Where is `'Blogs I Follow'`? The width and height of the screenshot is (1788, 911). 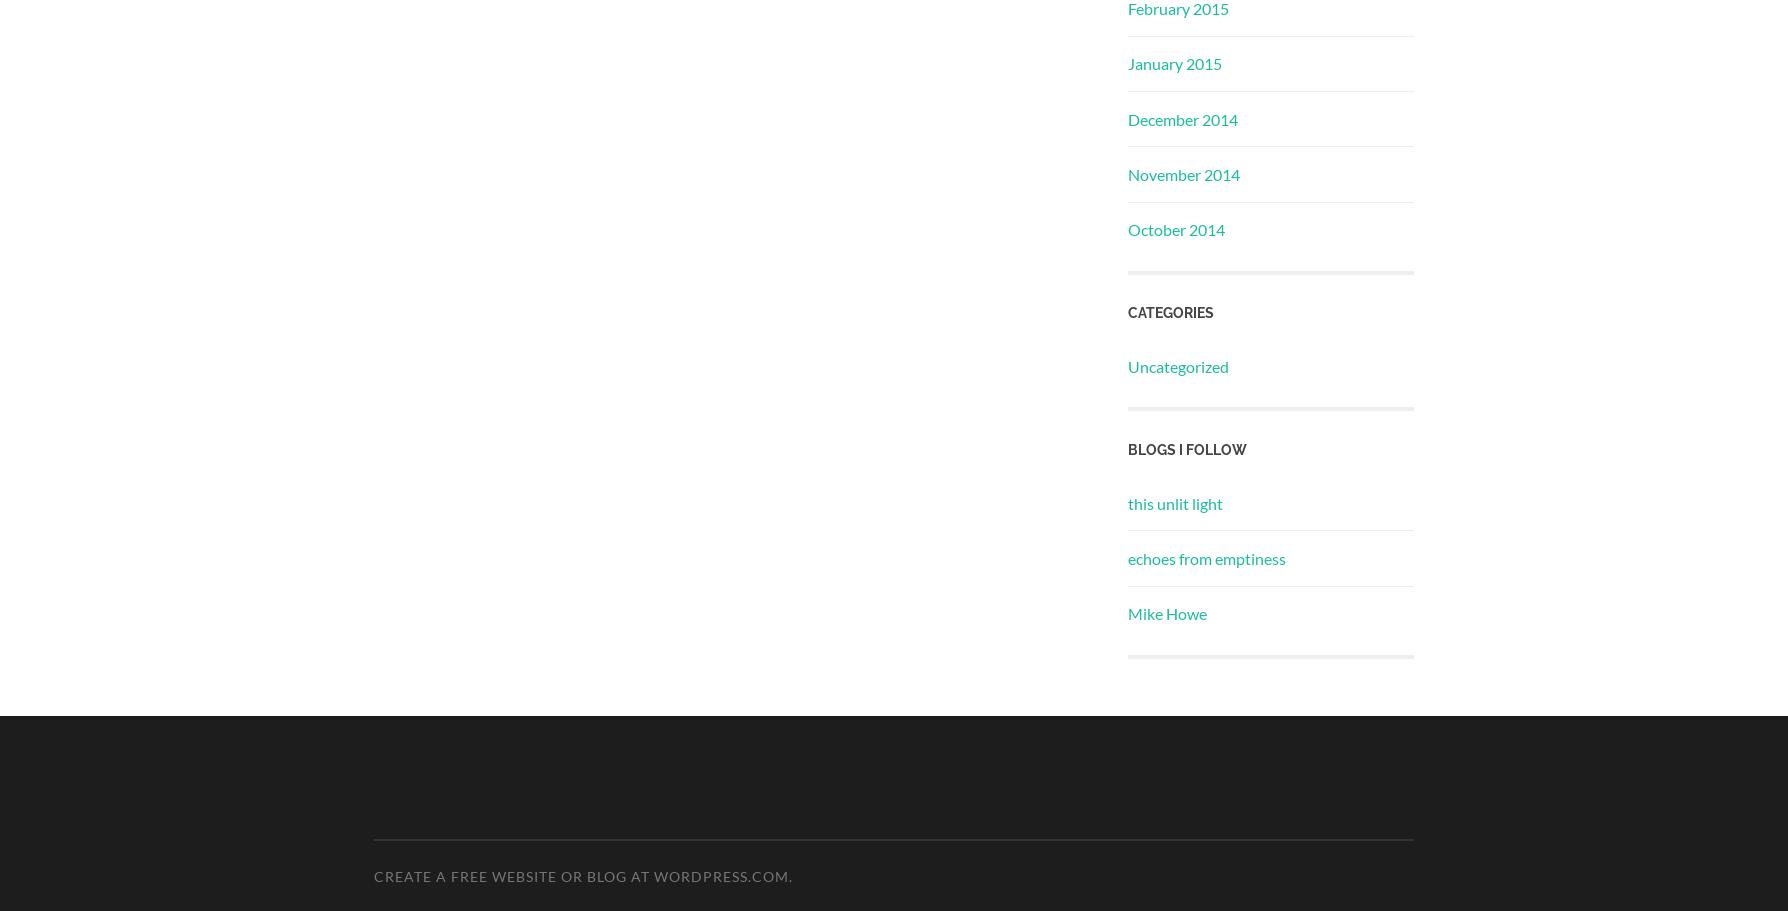 'Blogs I Follow' is located at coordinates (1186, 449).